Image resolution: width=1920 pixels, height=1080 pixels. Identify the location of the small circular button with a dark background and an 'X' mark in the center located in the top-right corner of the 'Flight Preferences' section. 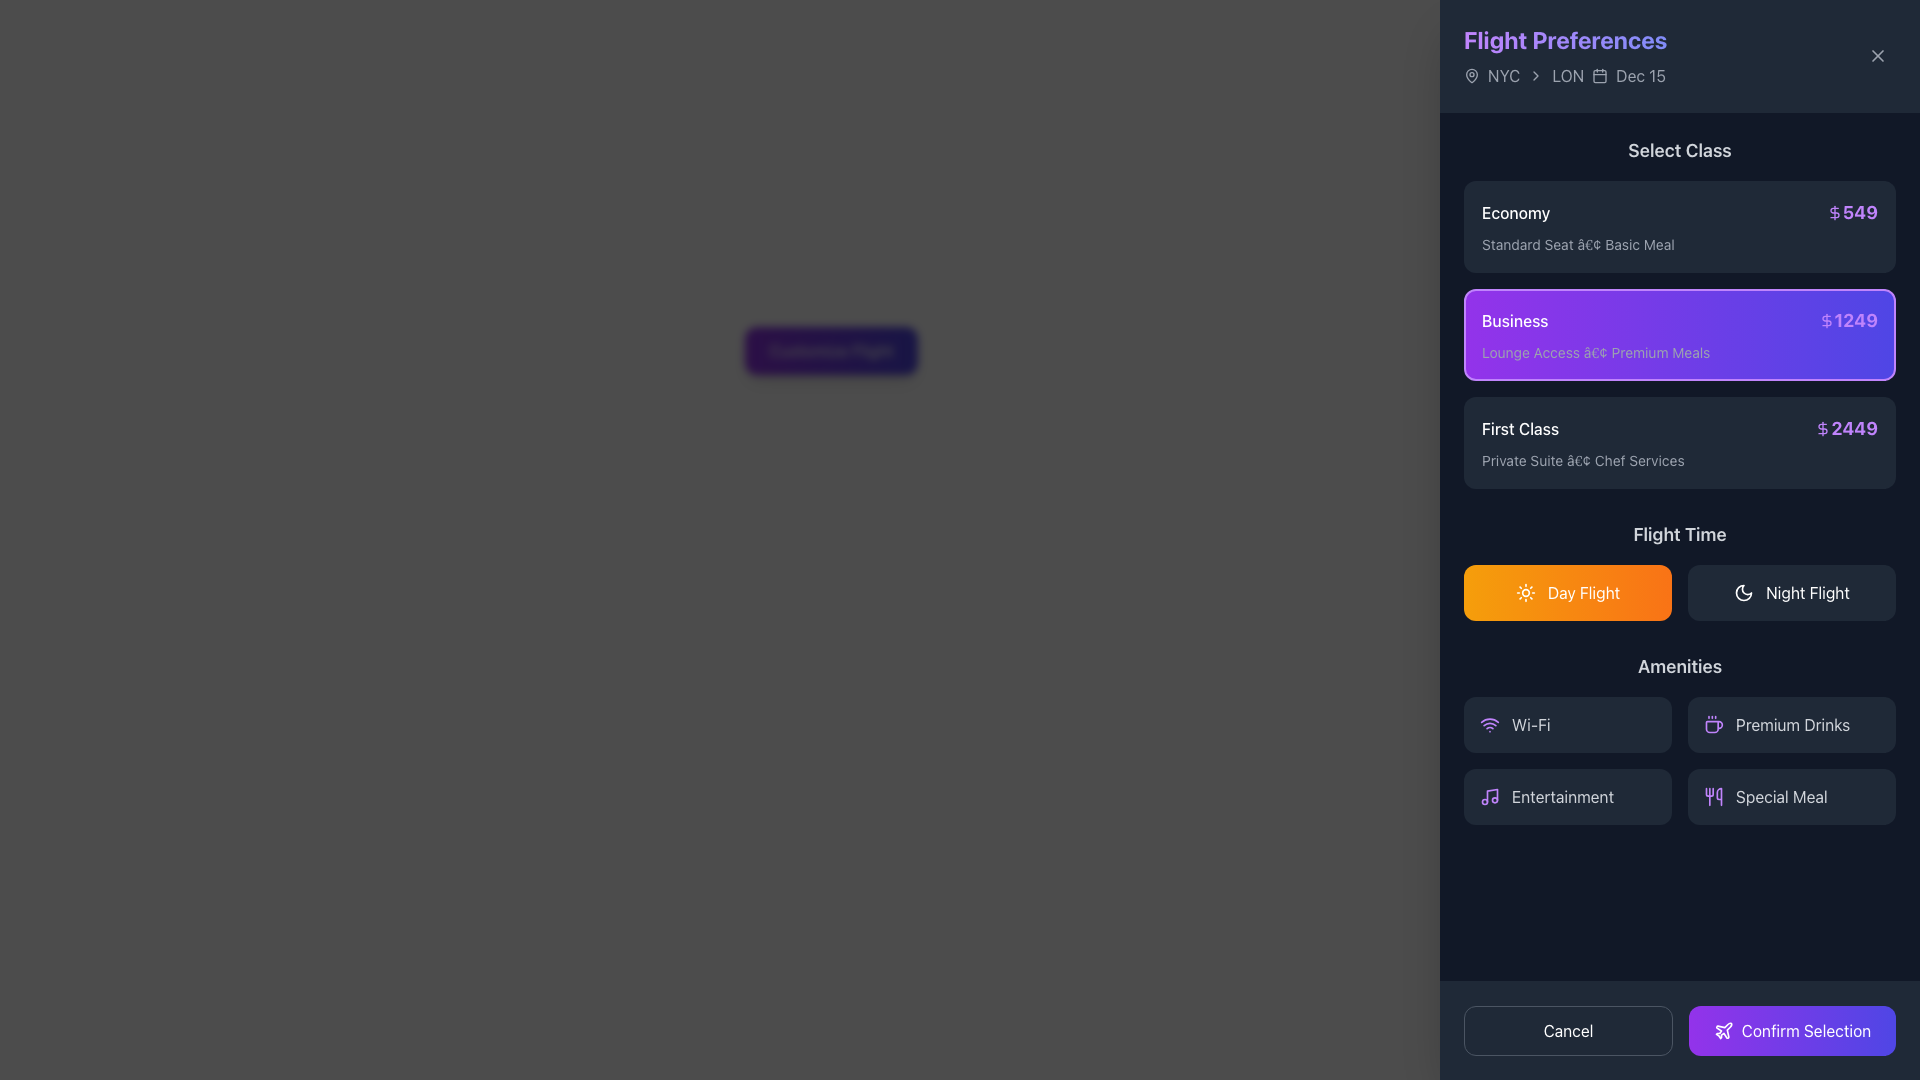
(1876, 55).